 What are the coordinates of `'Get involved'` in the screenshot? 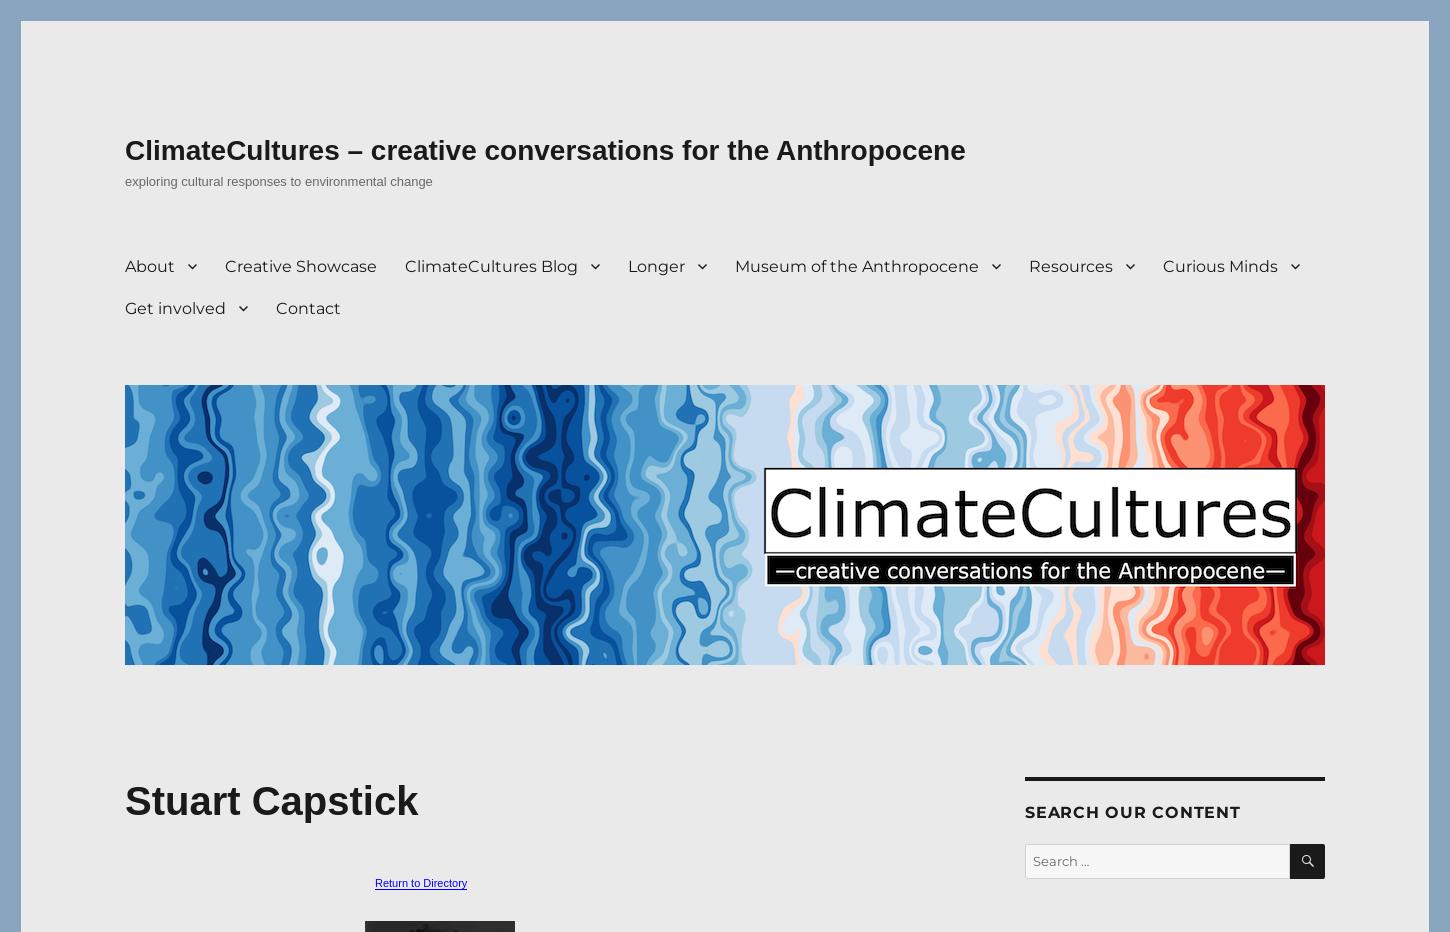 It's located at (174, 307).